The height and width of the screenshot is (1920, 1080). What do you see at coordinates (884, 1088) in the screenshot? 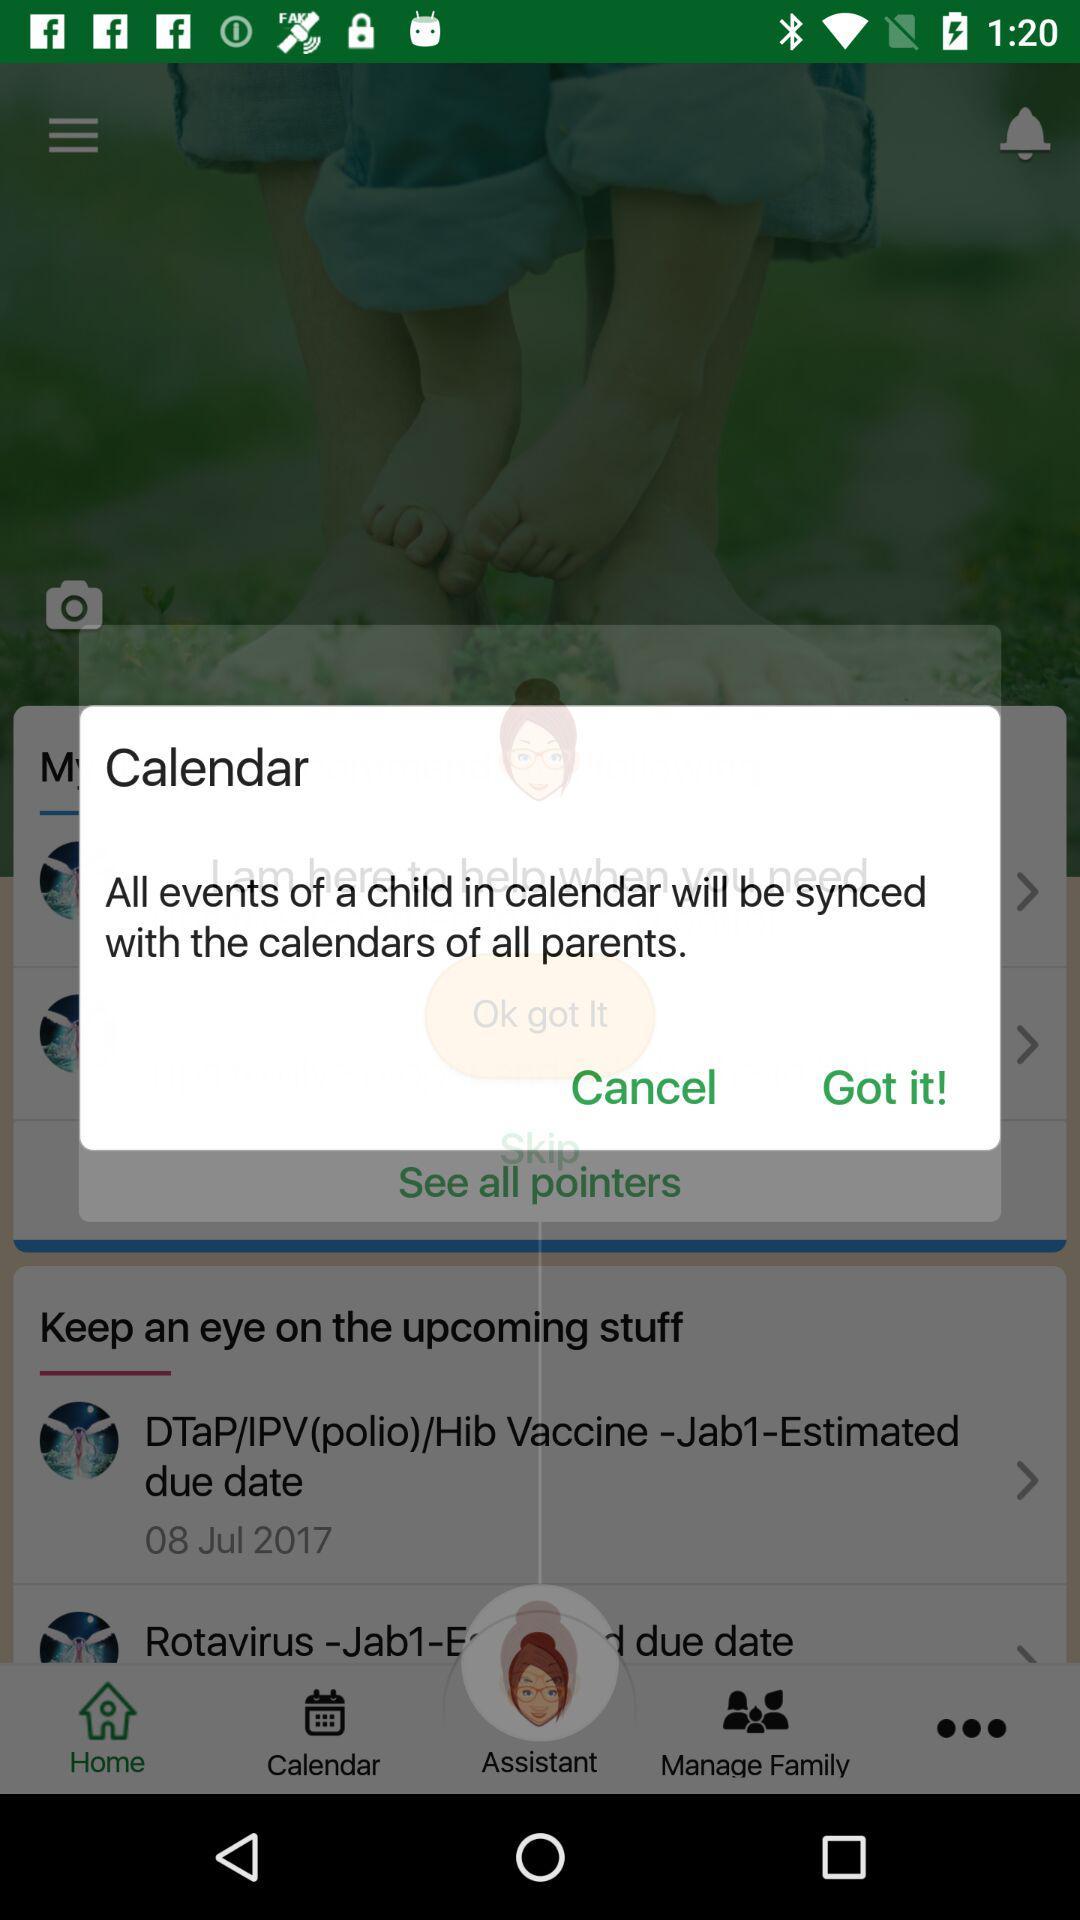
I see `got it! on the right` at bounding box center [884, 1088].